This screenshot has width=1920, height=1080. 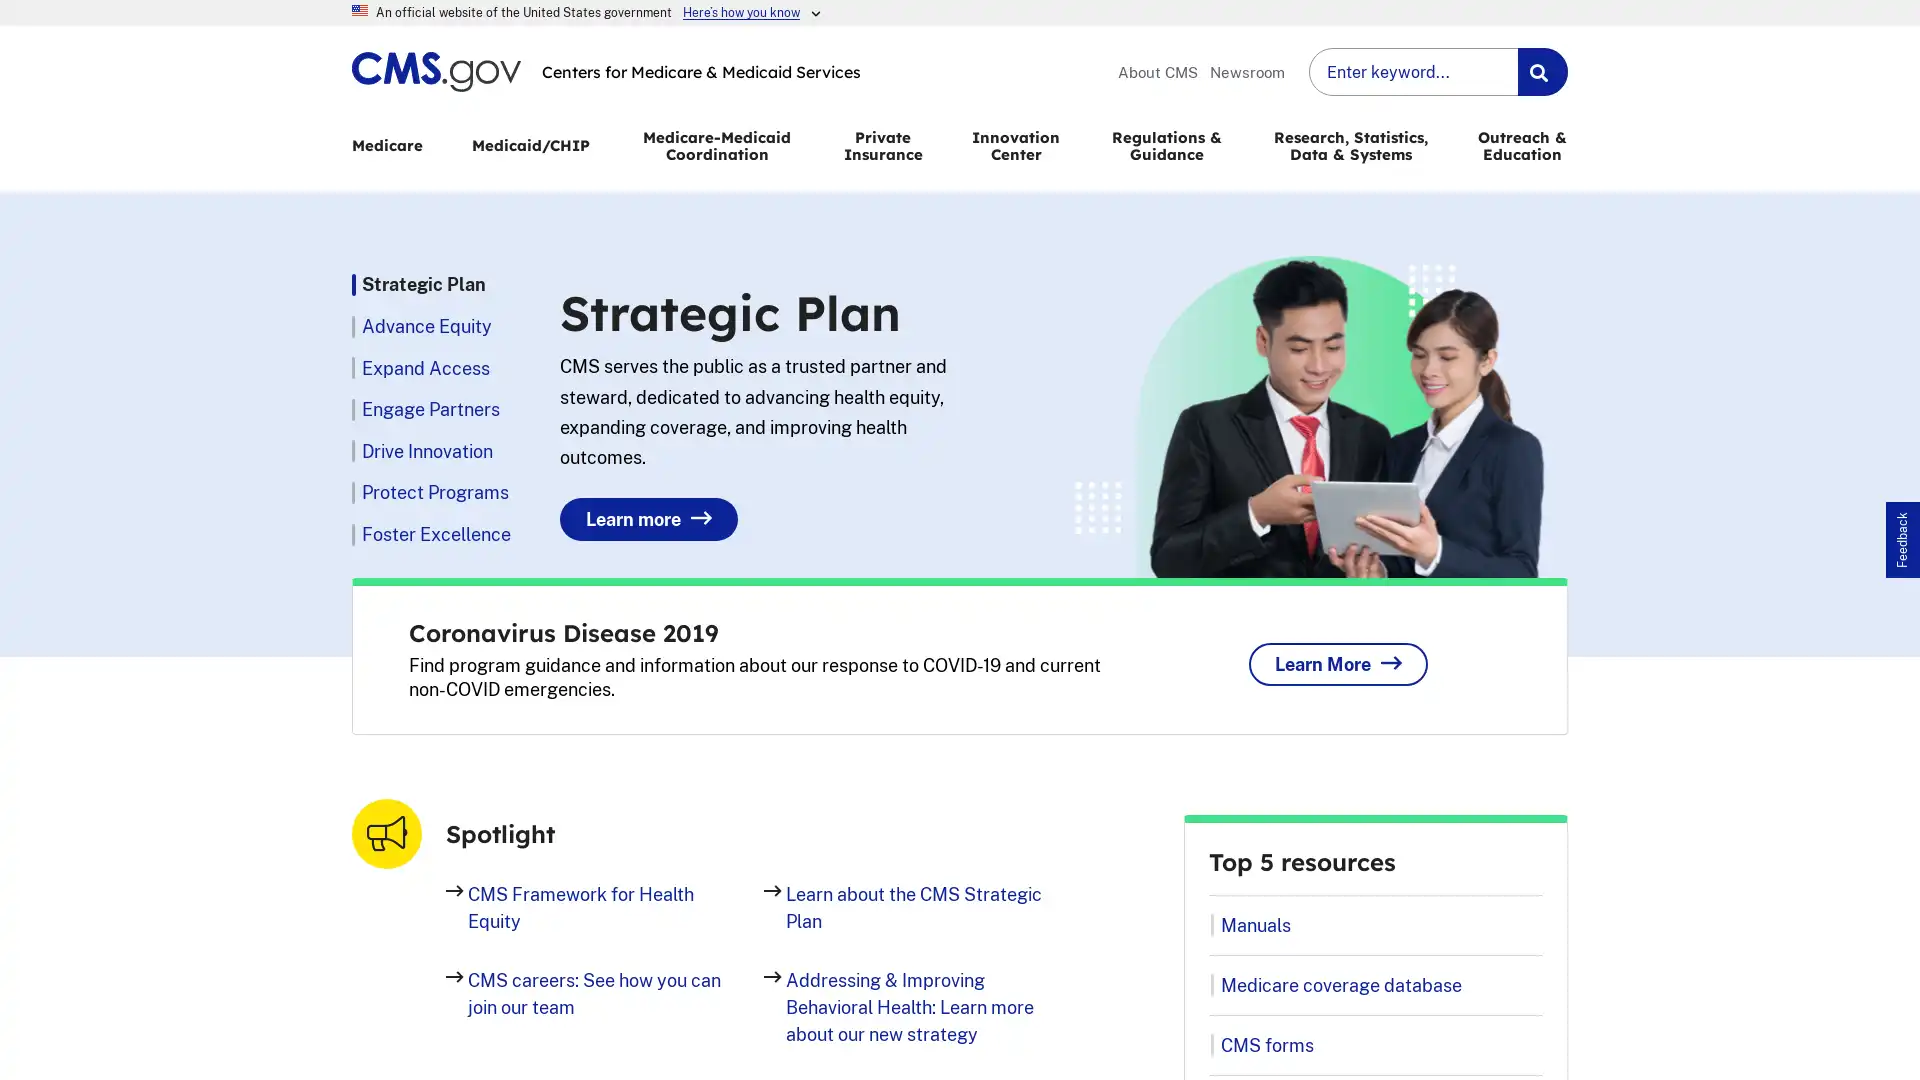 What do you see at coordinates (751, 12) in the screenshot?
I see `Heres how you know` at bounding box center [751, 12].